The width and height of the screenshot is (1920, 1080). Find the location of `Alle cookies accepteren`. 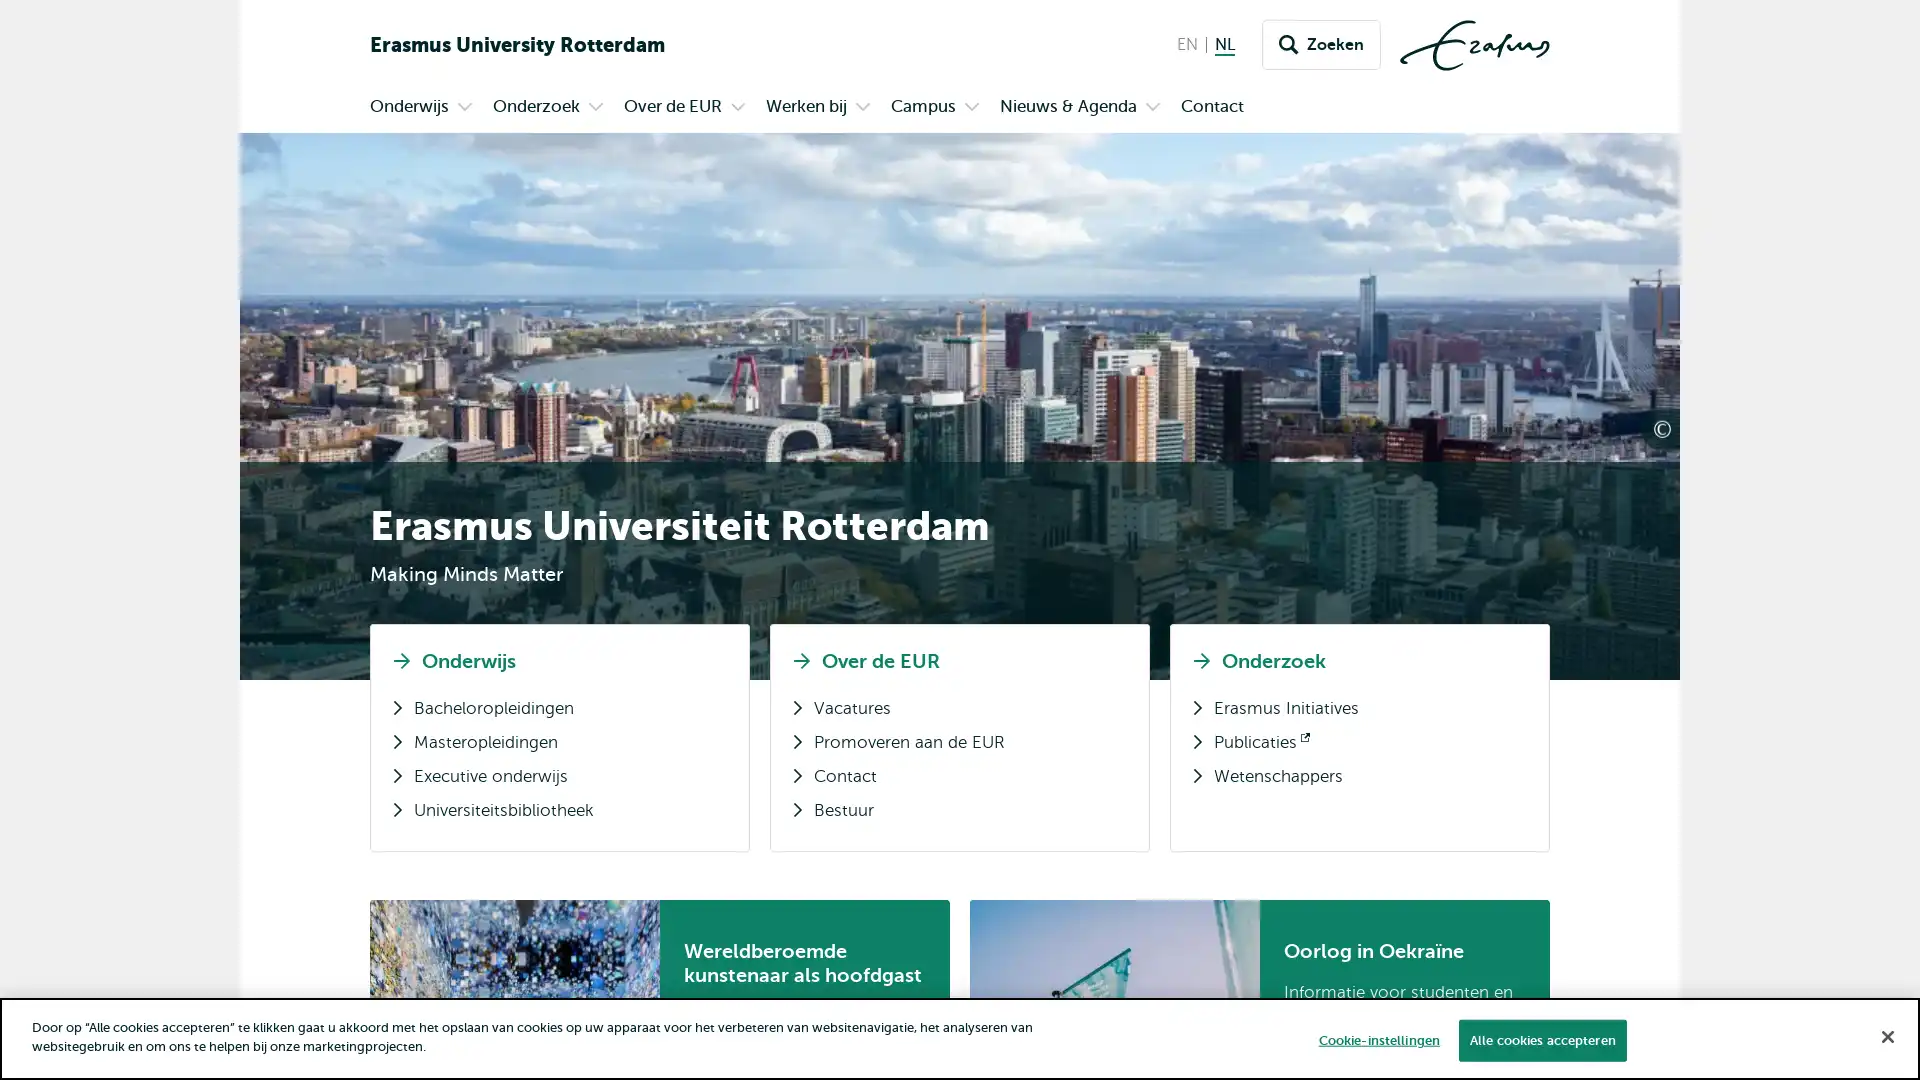

Alle cookies accepteren is located at coordinates (1540, 1039).